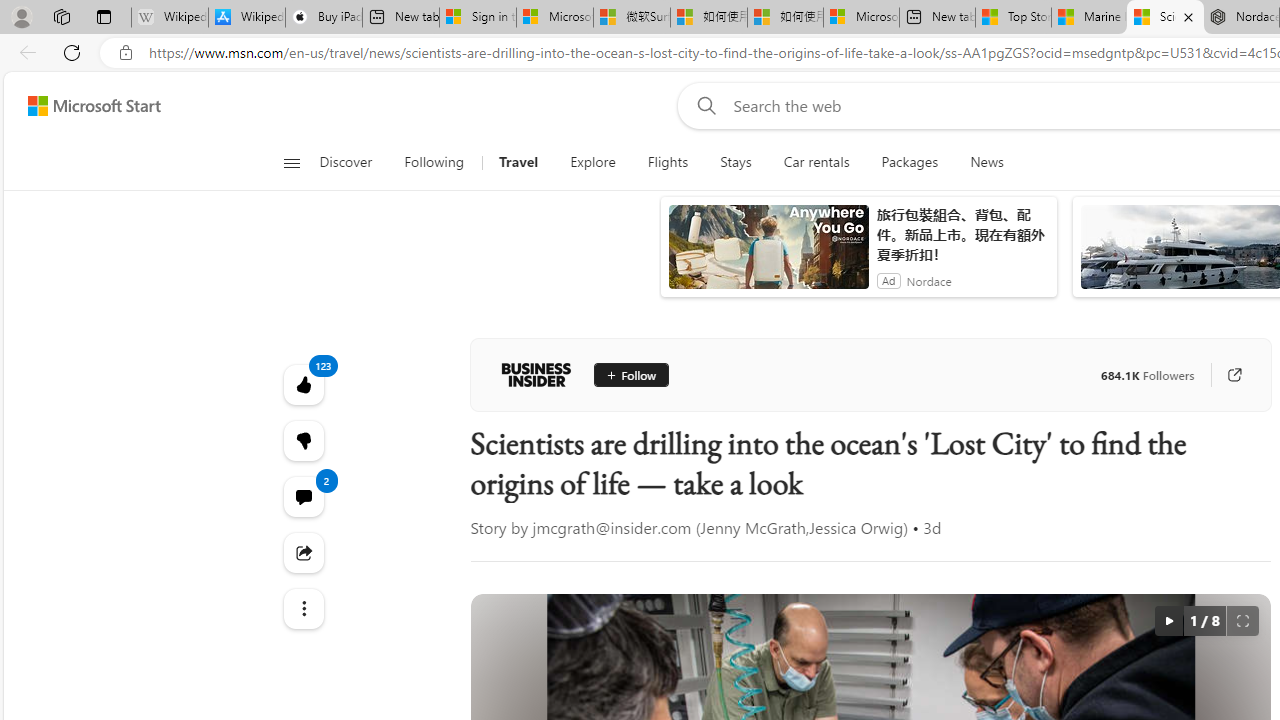  What do you see at coordinates (81, 105) in the screenshot?
I see `'Skip to footer'` at bounding box center [81, 105].